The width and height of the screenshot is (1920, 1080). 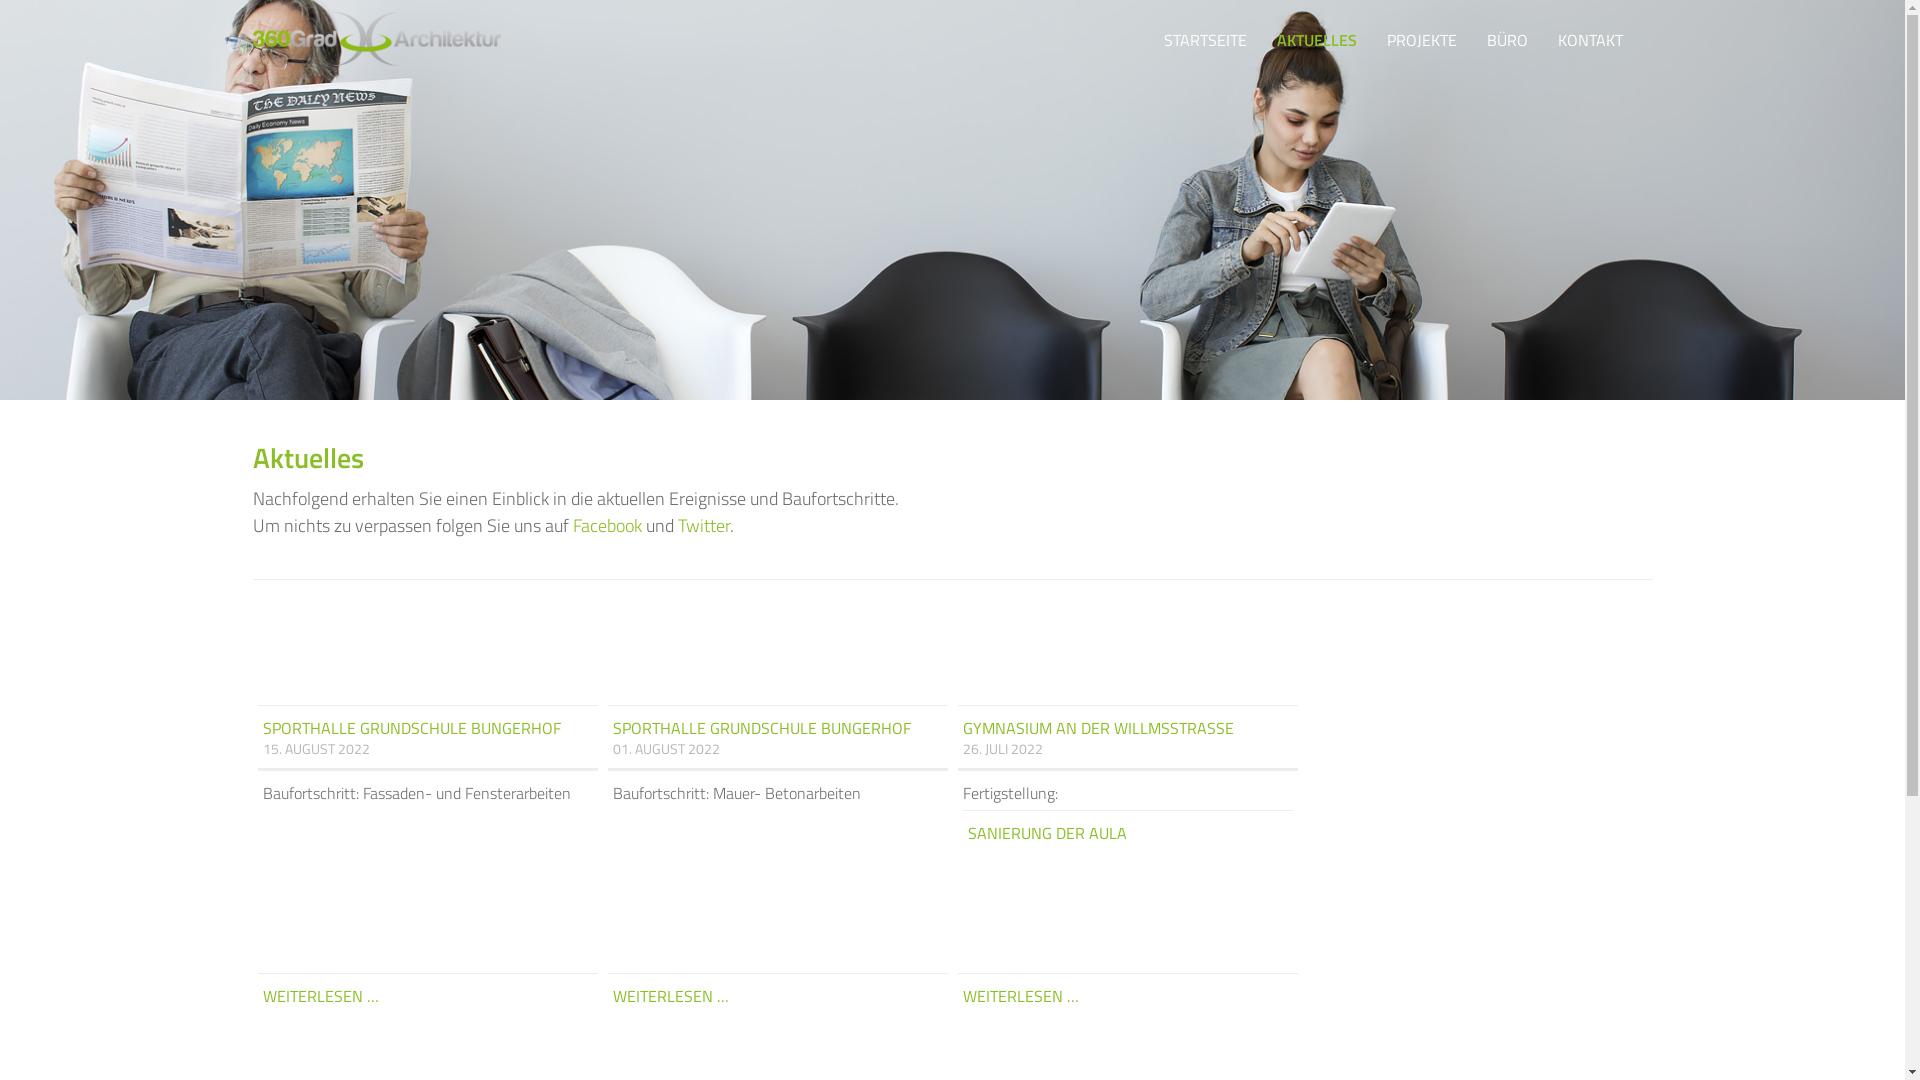 What do you see at coordinates (1204, 39) in the screenshot?
I see `'STARTSEITE'` at bounding box center [1204, 39].